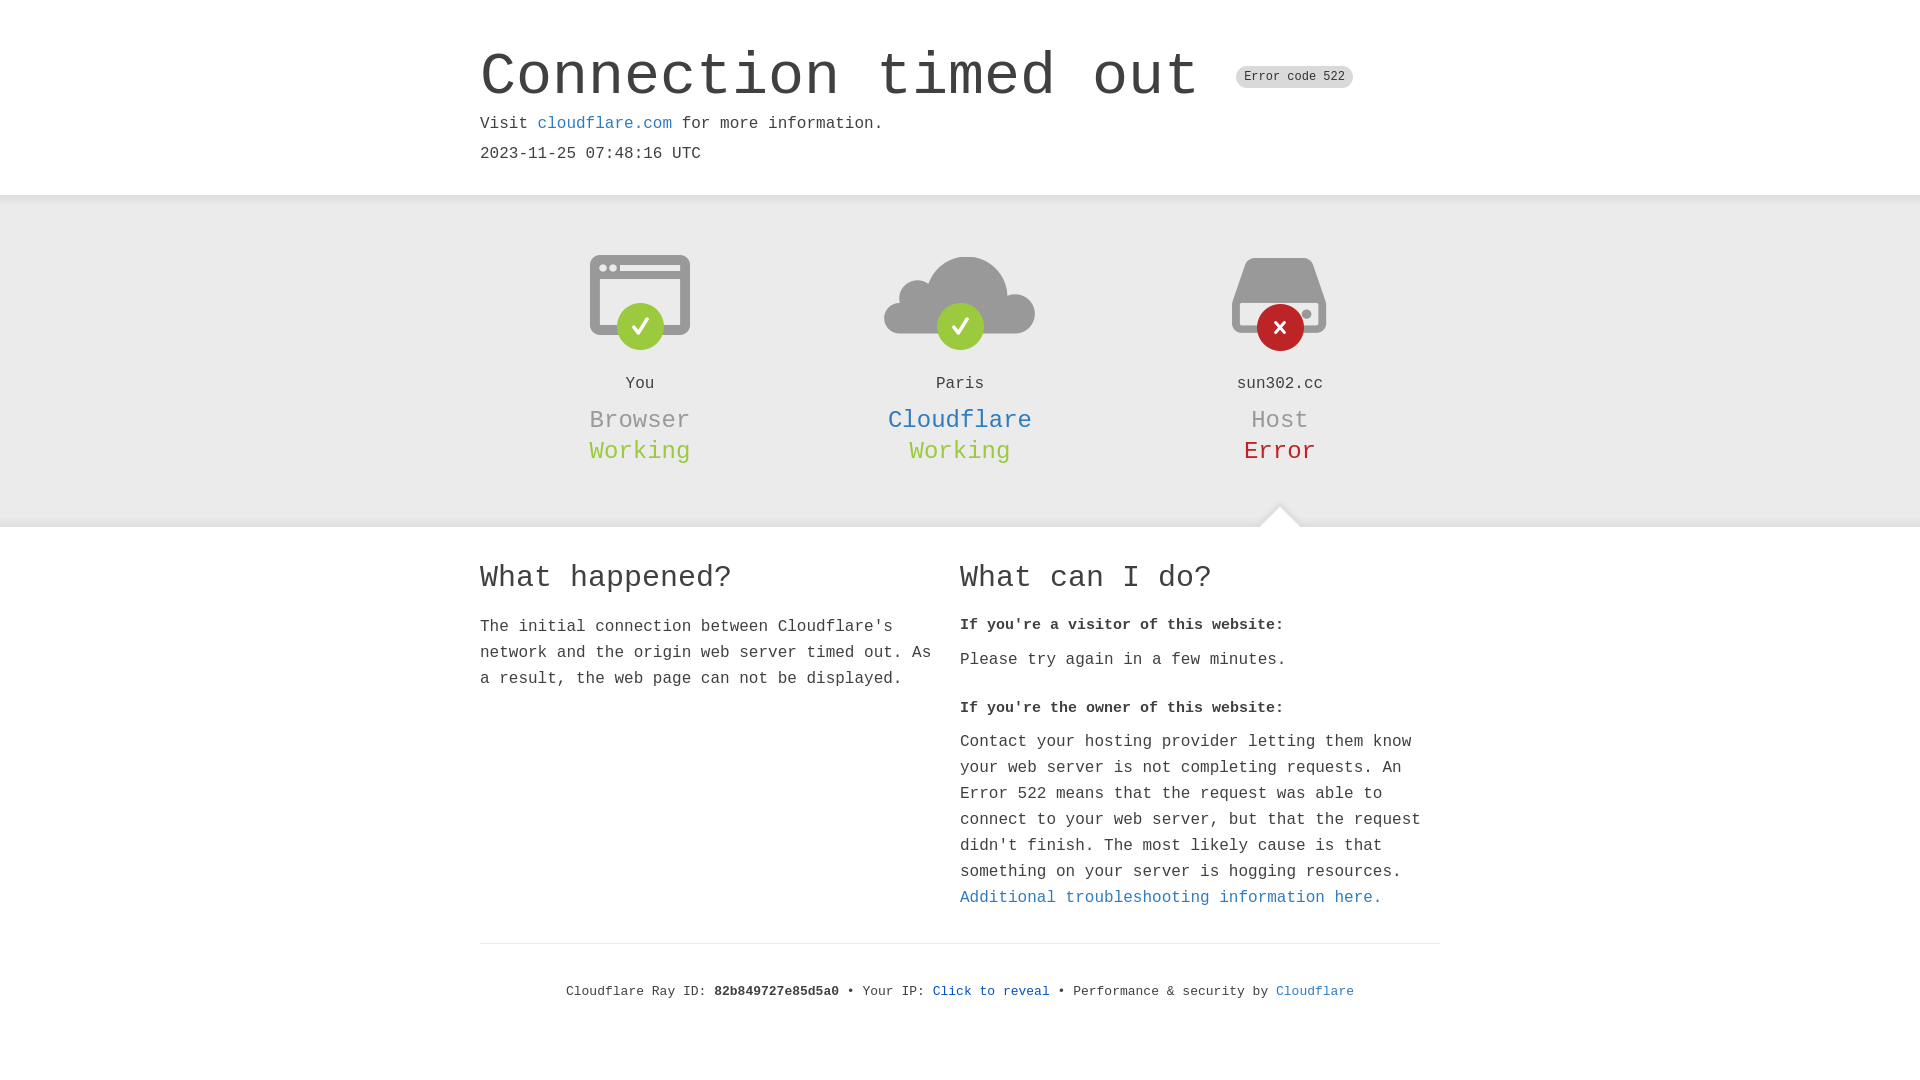 The height and width of the screenshot is (1080, 1920). Describe the element at coordinates (1171, 897) in the screenshot. I see `'Additional troubleshooting information here.'` at that location.